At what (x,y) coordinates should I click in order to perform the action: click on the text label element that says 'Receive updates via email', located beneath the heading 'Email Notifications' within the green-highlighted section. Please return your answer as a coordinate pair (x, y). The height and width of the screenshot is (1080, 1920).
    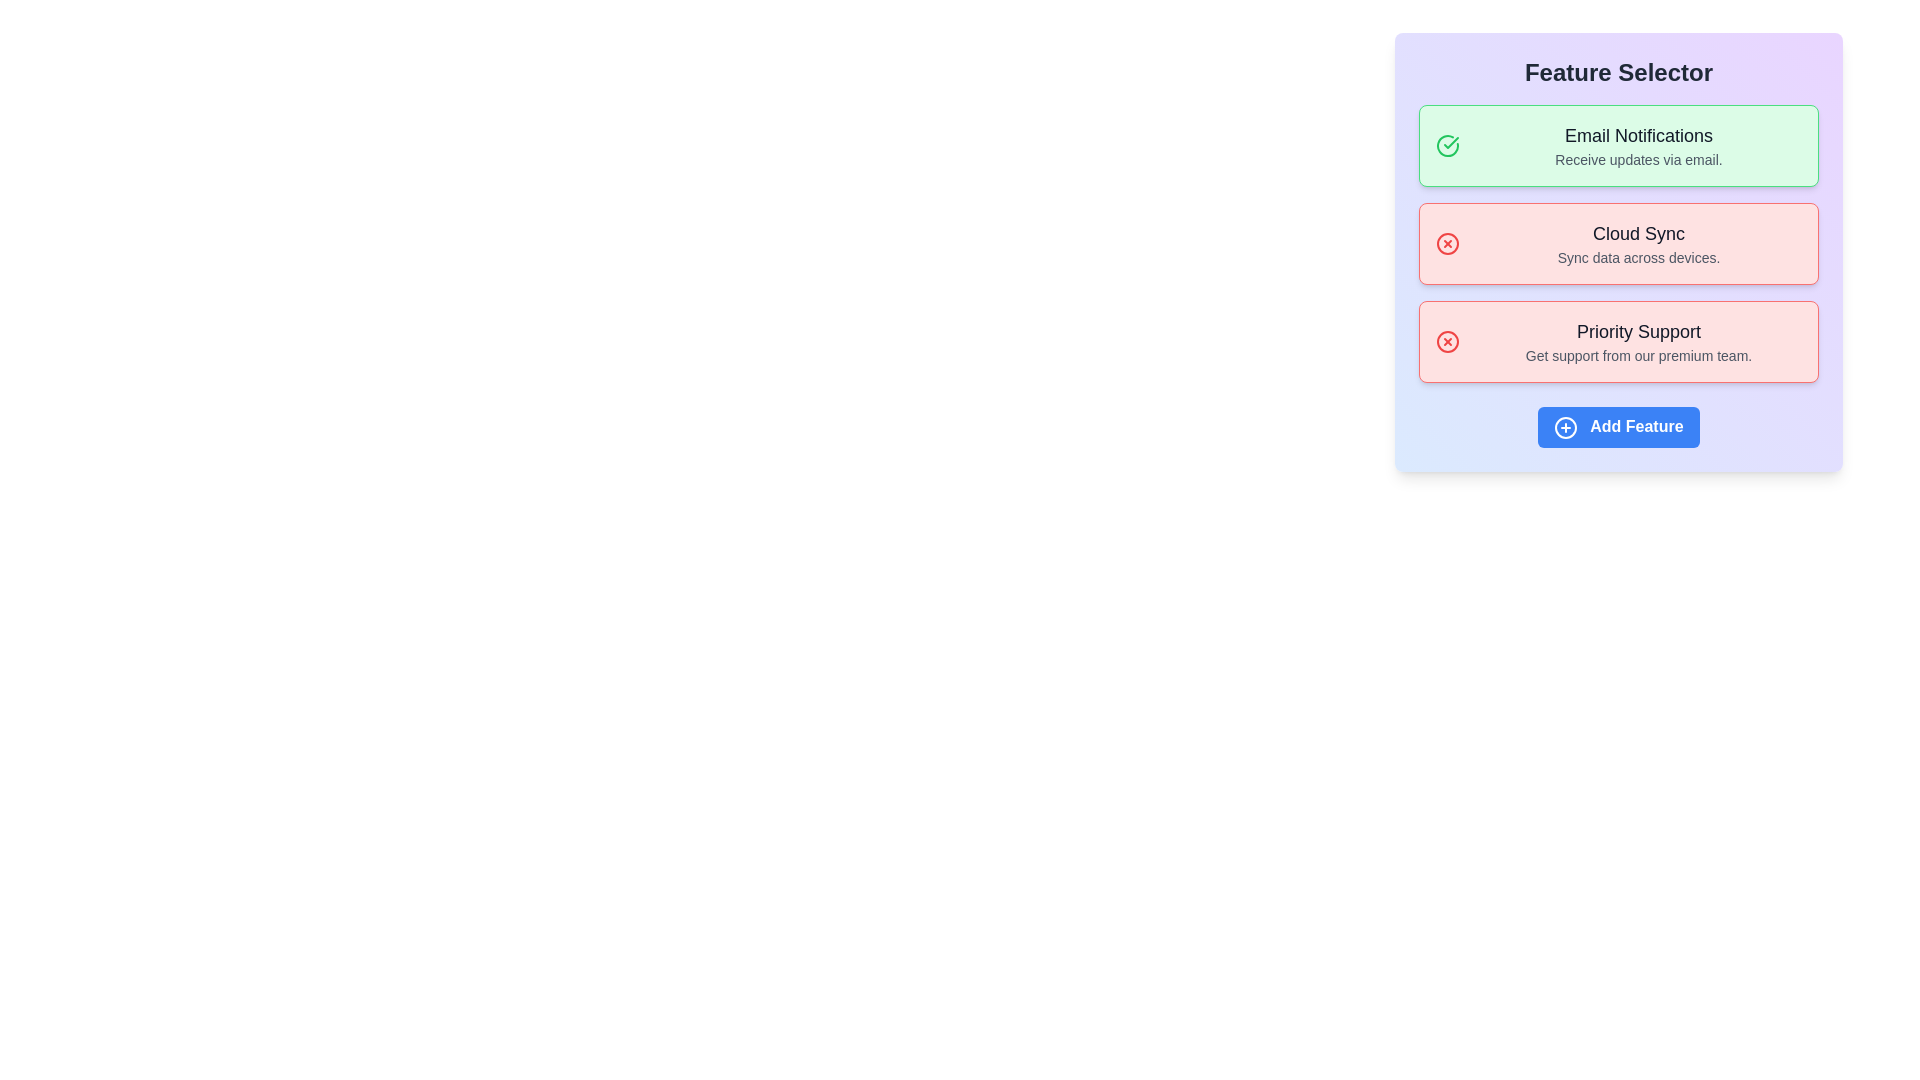
    Looking at the image, I should click on (1638, 158).